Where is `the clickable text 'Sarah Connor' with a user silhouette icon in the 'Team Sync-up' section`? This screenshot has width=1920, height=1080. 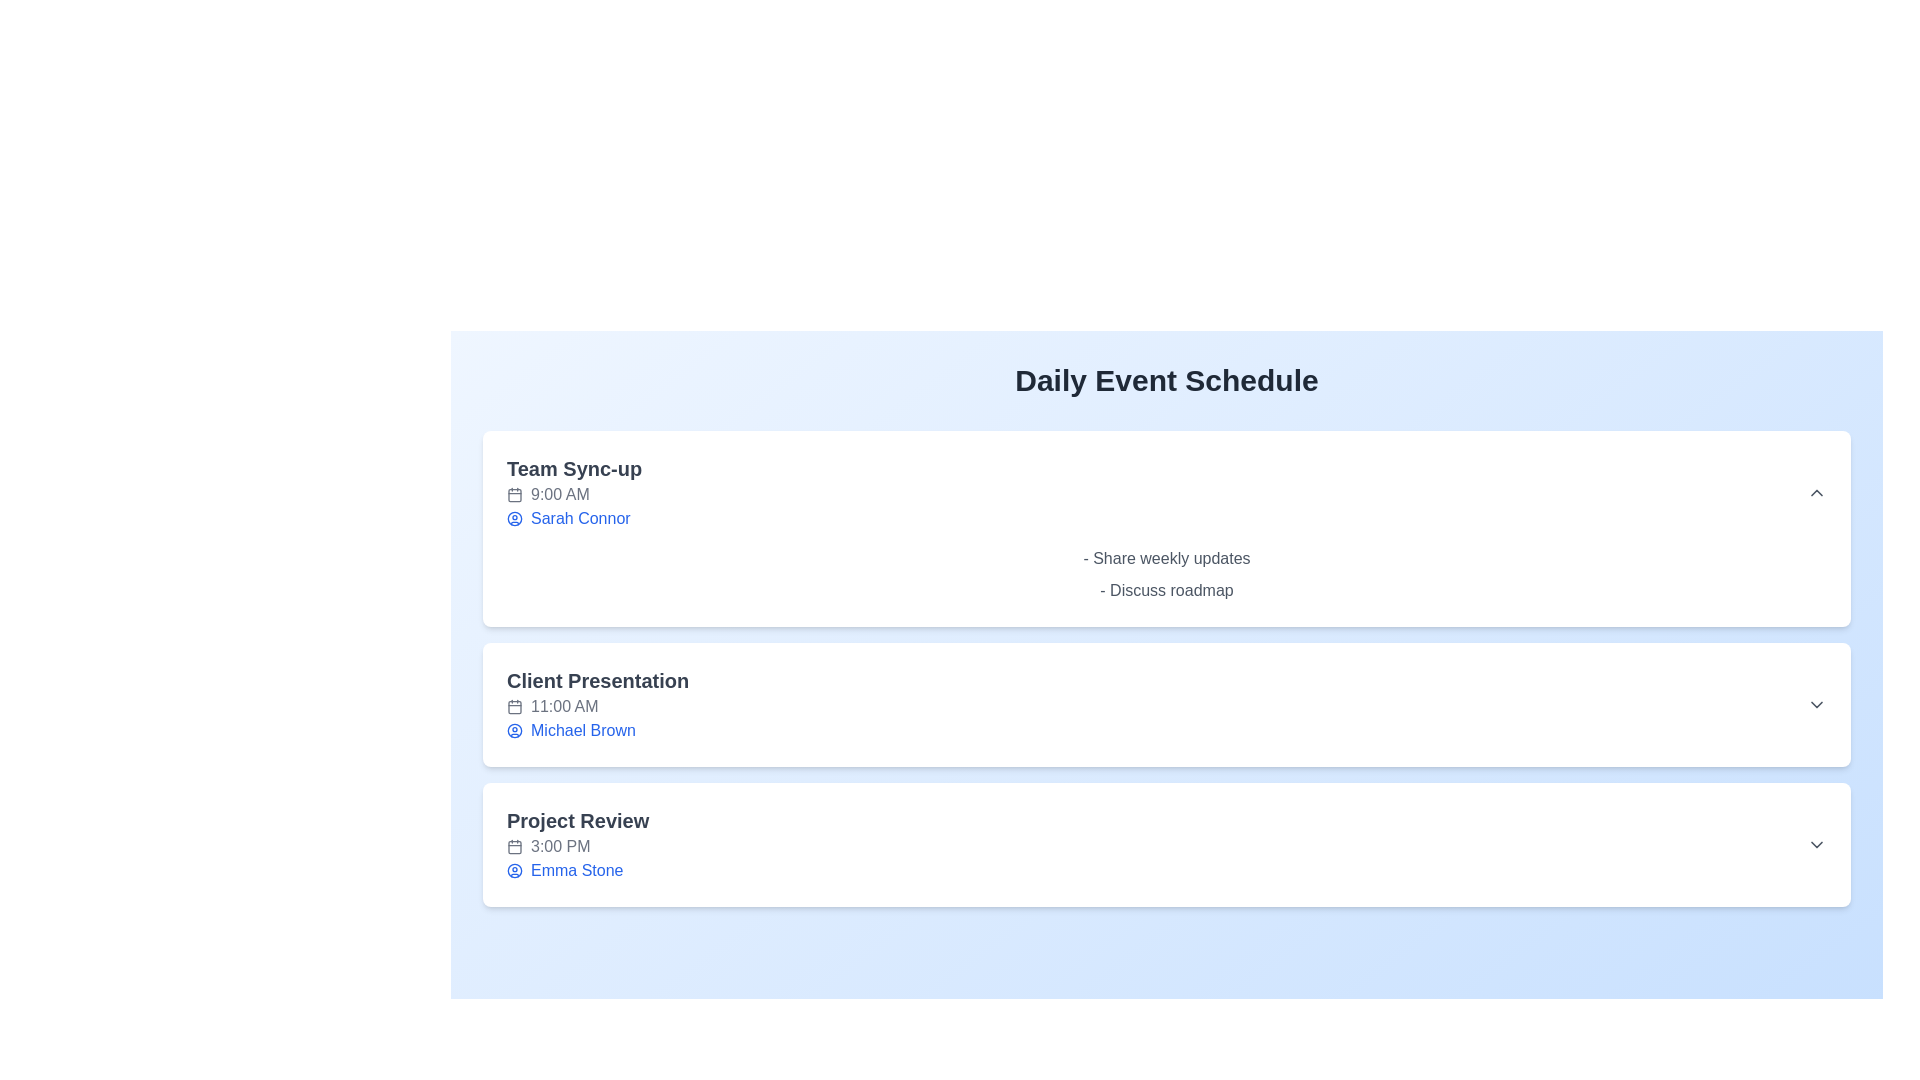 the clickable text 'Sarah Connor' with a user silhouette icon in the 'Team Sync-up' section is located at coordinates (573, 518).